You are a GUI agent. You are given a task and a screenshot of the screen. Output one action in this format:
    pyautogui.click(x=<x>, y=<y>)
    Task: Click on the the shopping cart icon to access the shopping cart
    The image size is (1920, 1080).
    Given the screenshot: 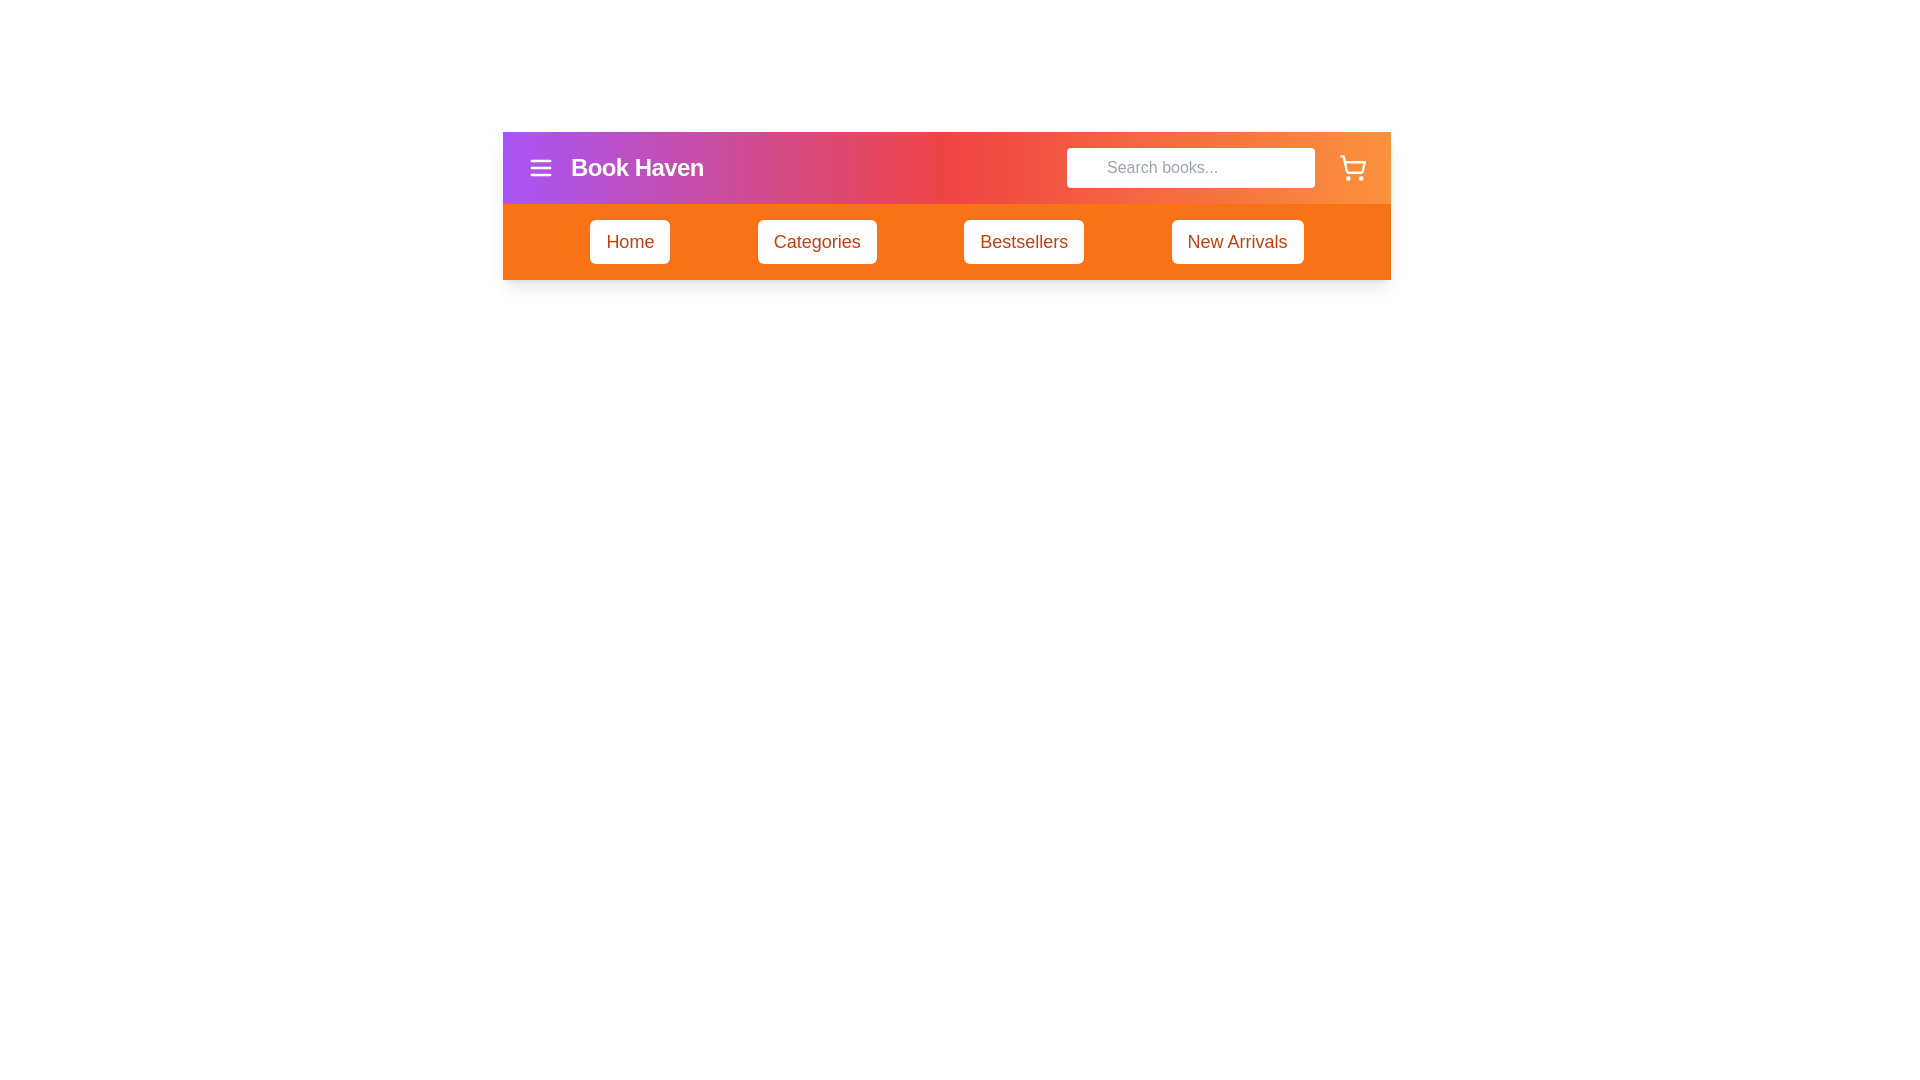 What is the action you would take?
    pyautogui.click(x=1353, y=167)
    